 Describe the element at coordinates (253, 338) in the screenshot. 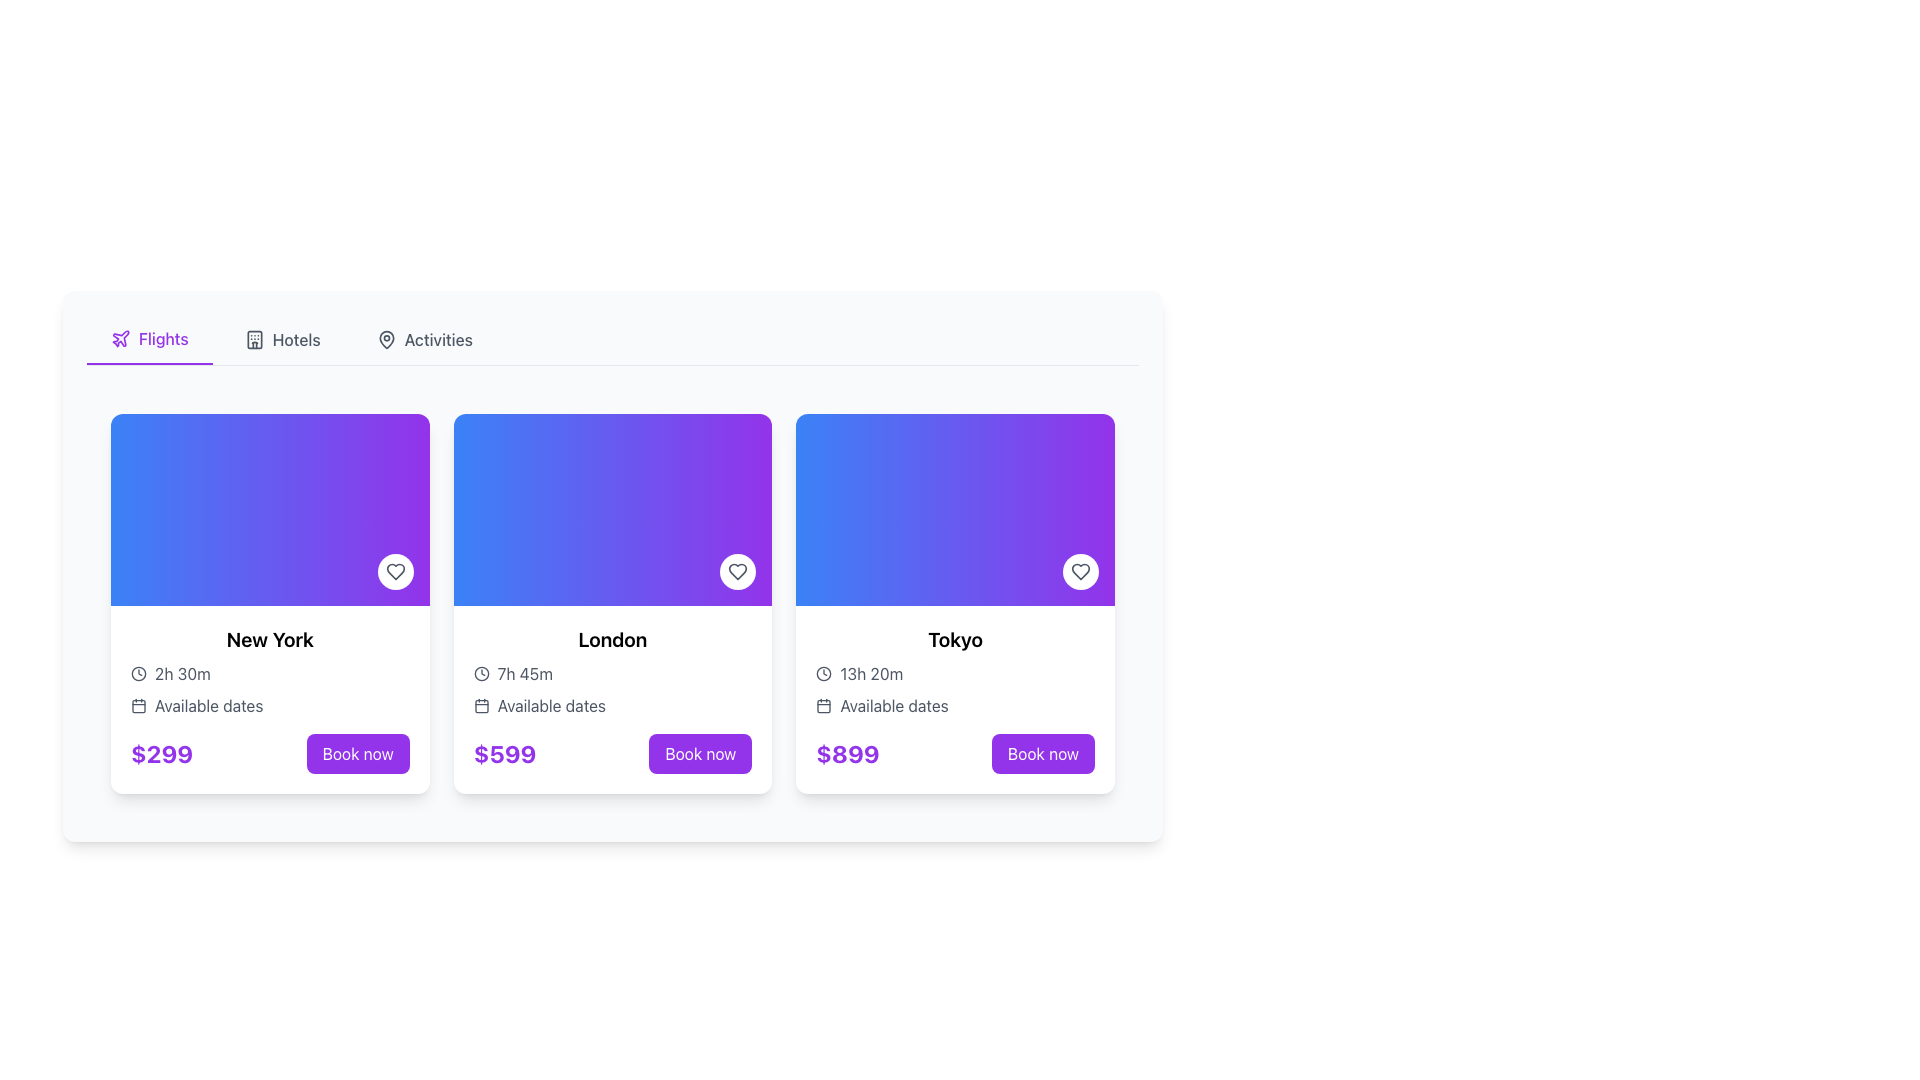

I see `the second icon from the left in the navigation bar that resembles a small building` at that location.